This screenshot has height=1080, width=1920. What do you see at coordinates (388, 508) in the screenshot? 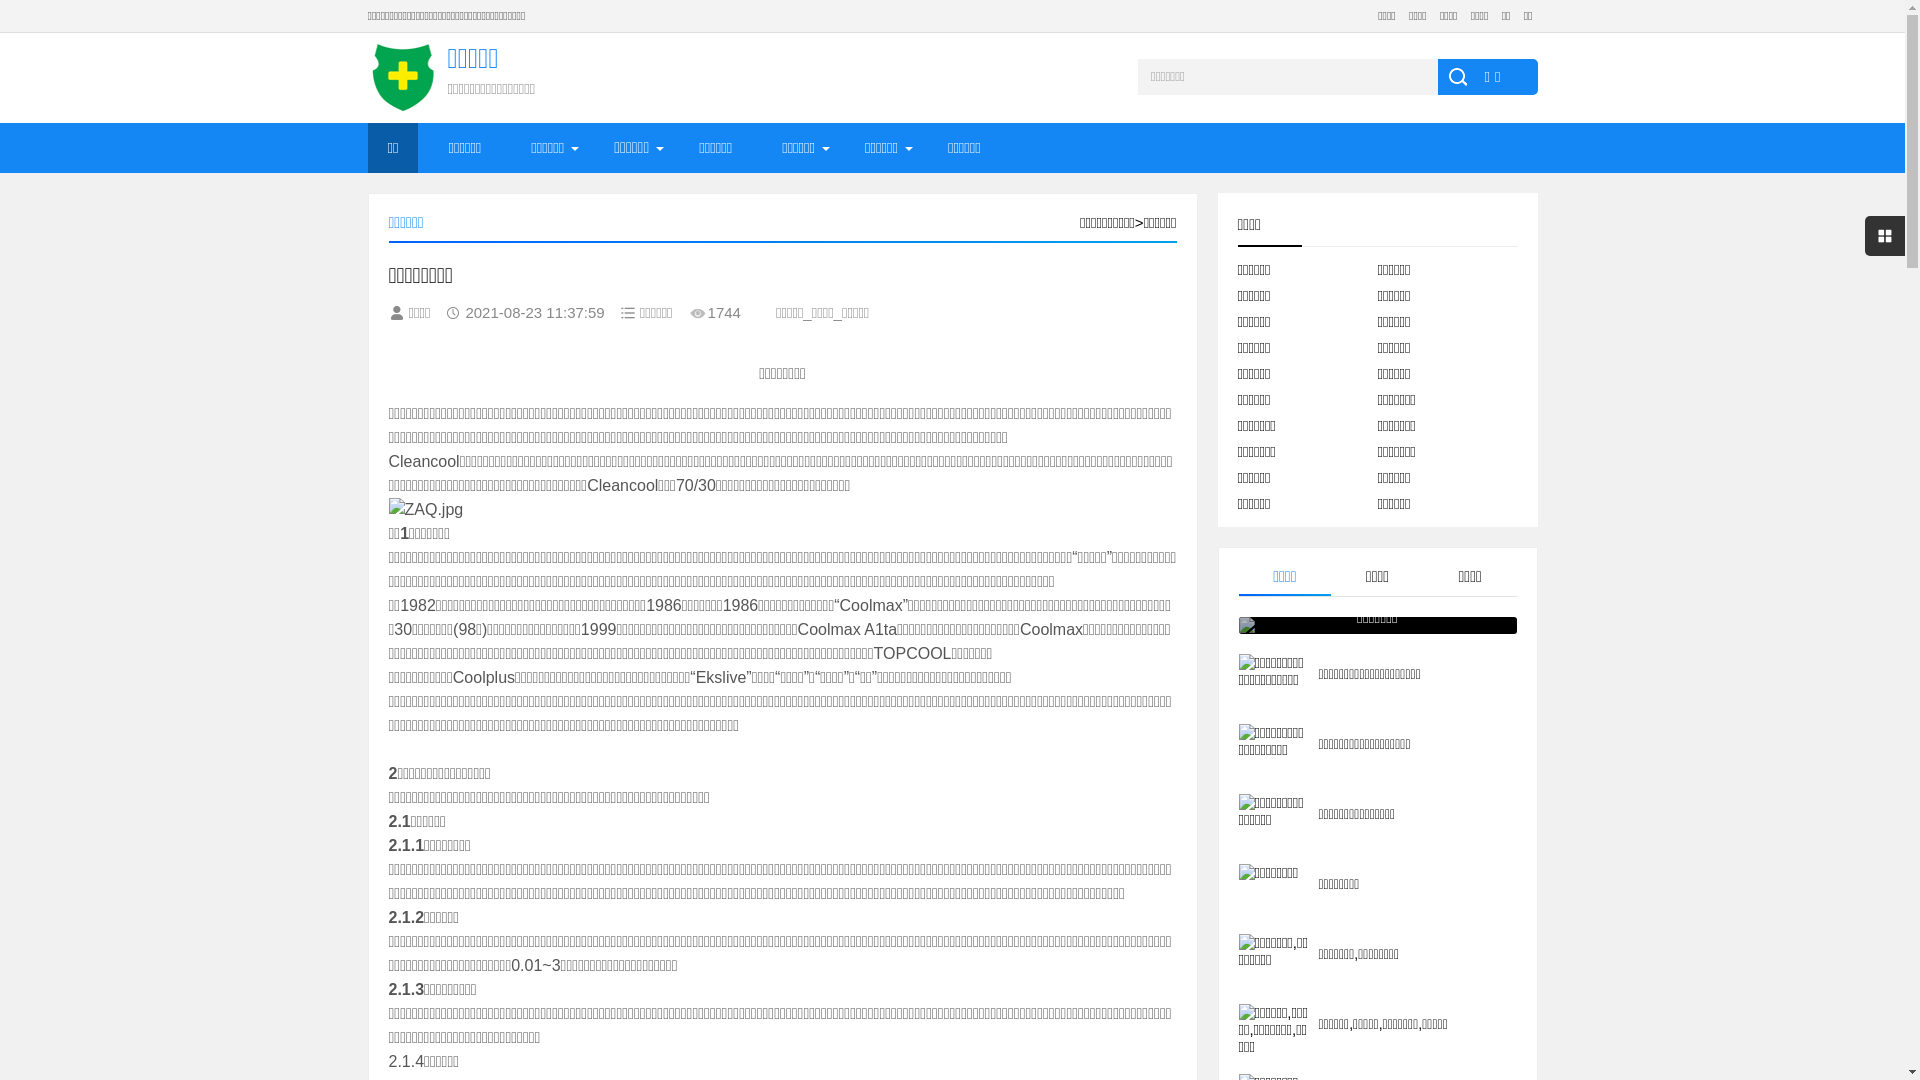
I see `'ZAQ.jpg'` at bounding box center [388, 508].